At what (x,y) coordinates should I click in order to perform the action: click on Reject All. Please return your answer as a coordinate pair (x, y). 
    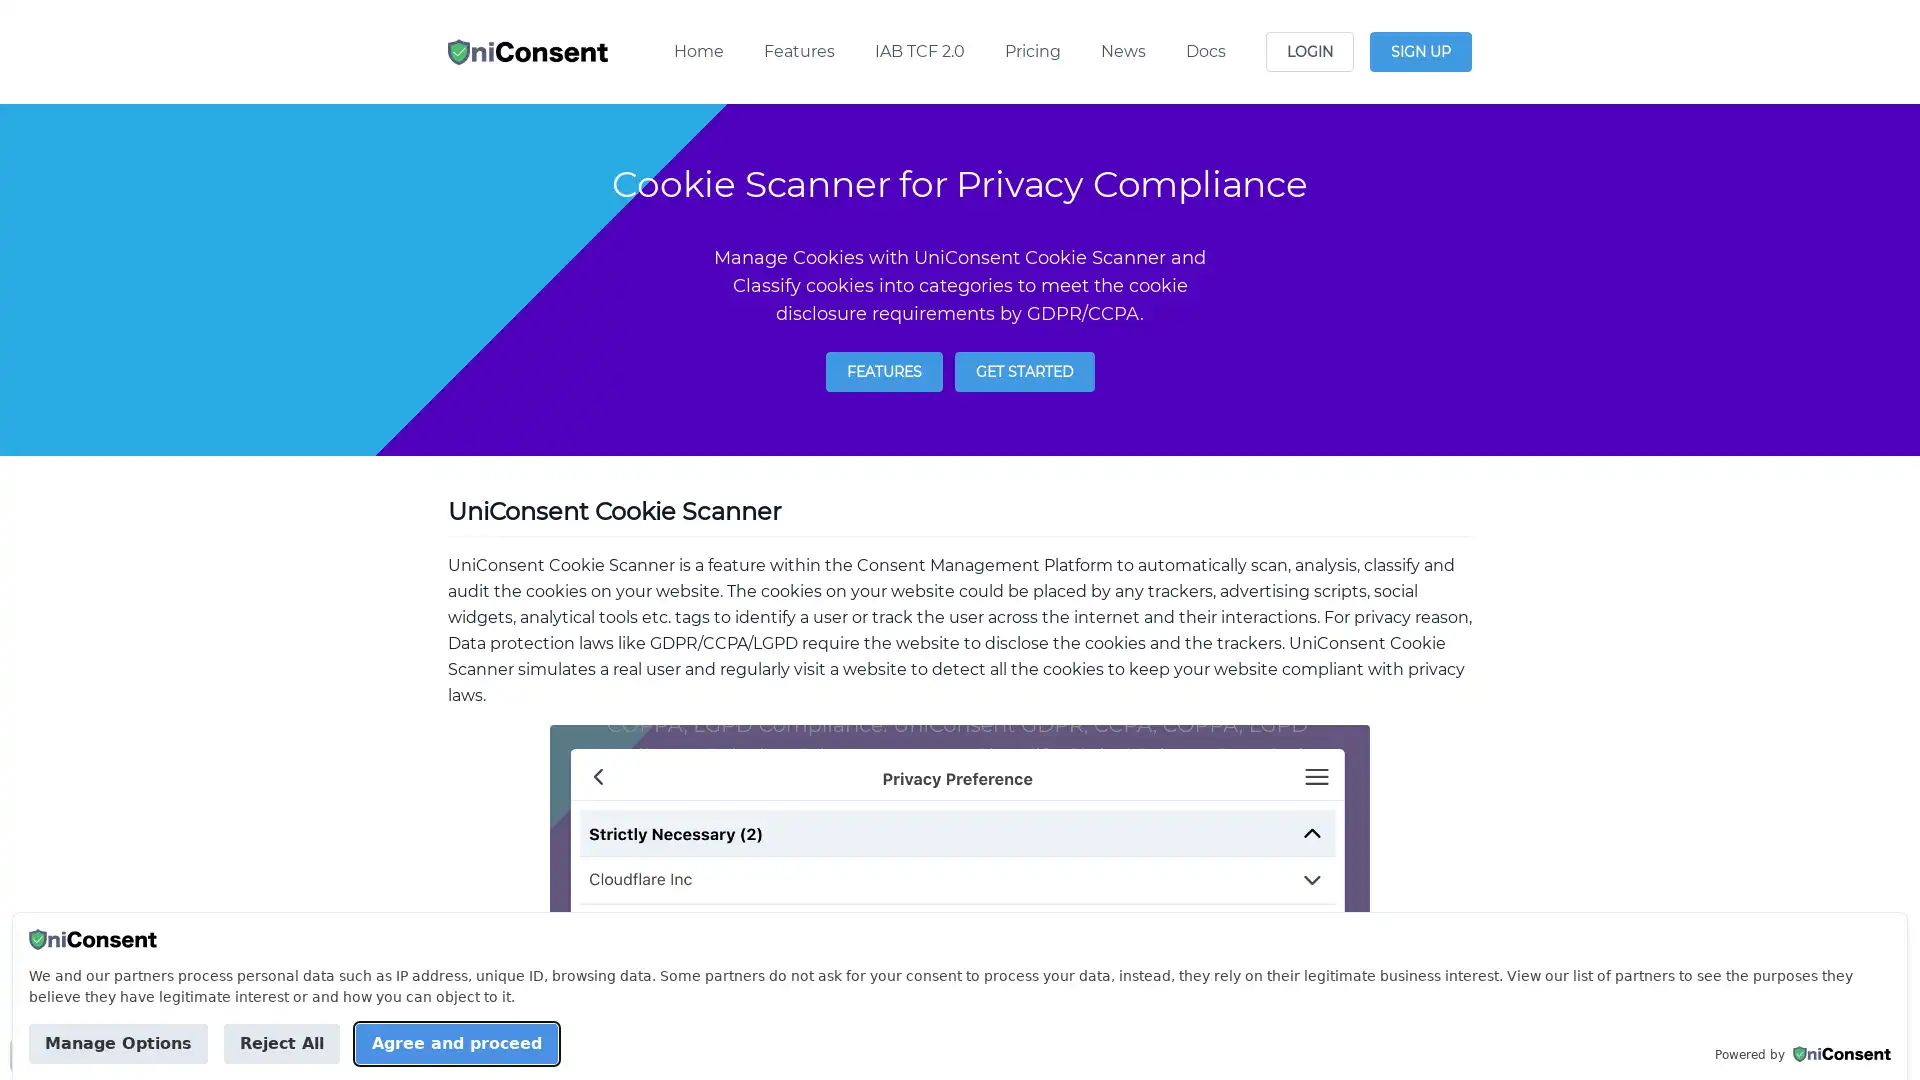
    Looking at the image, I should click on (281, 1043).